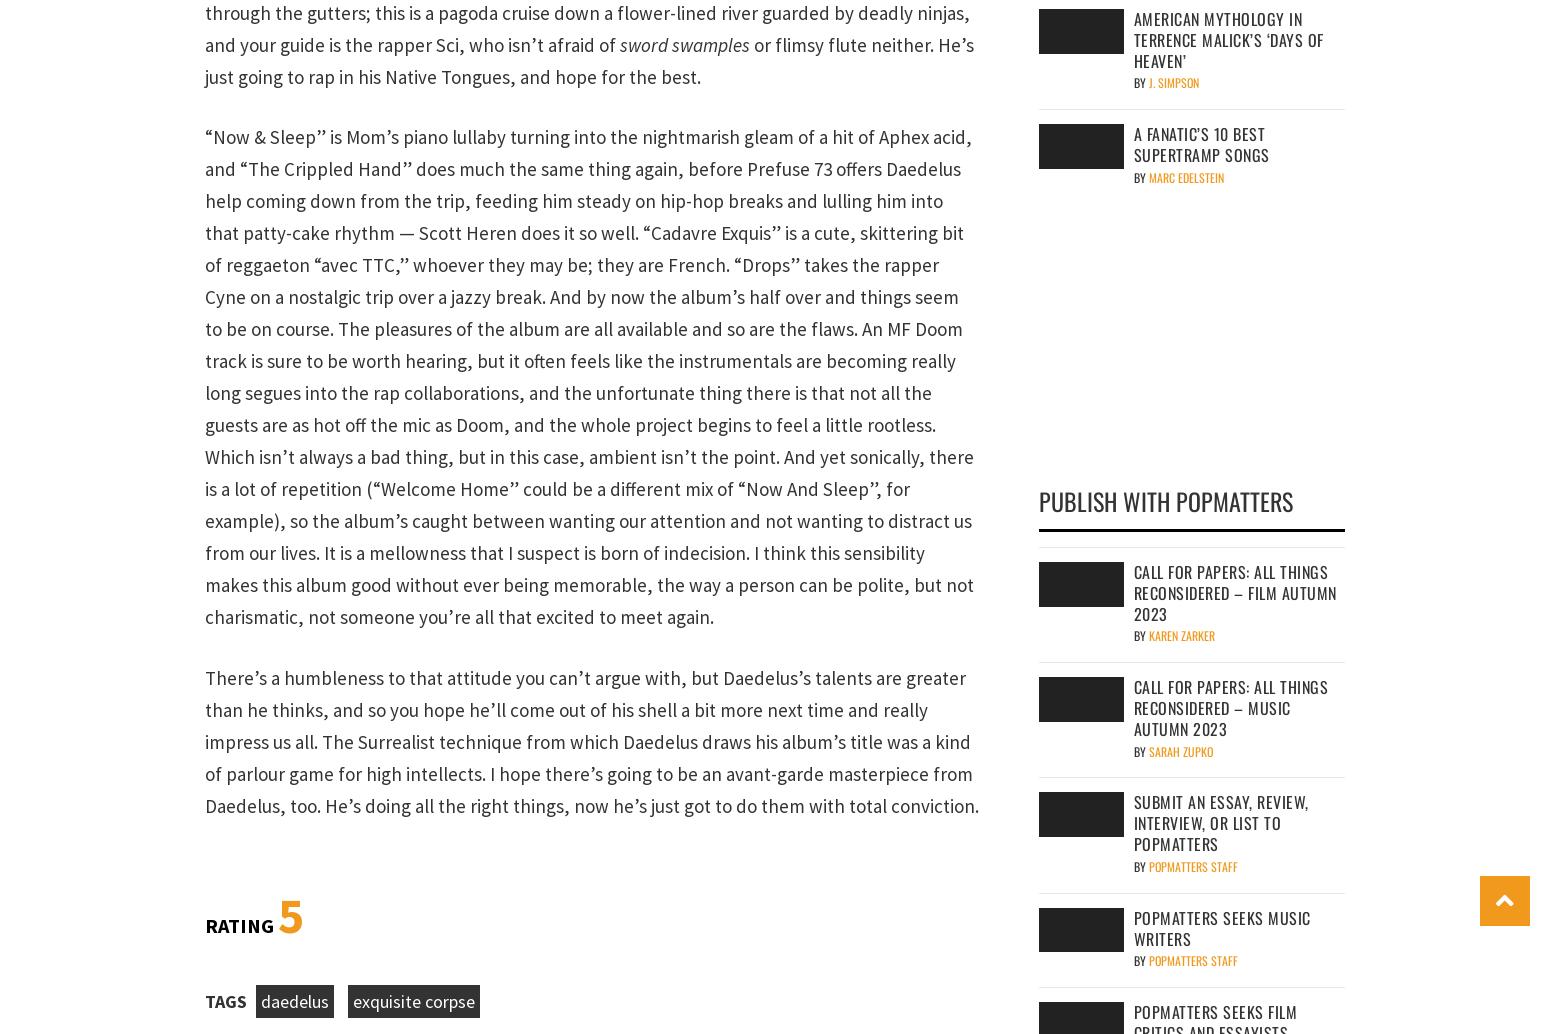  What do you see at coordinates (683, 44) in the screenshot?
I see `'sword swamples'` at bounding box center [683, 44].